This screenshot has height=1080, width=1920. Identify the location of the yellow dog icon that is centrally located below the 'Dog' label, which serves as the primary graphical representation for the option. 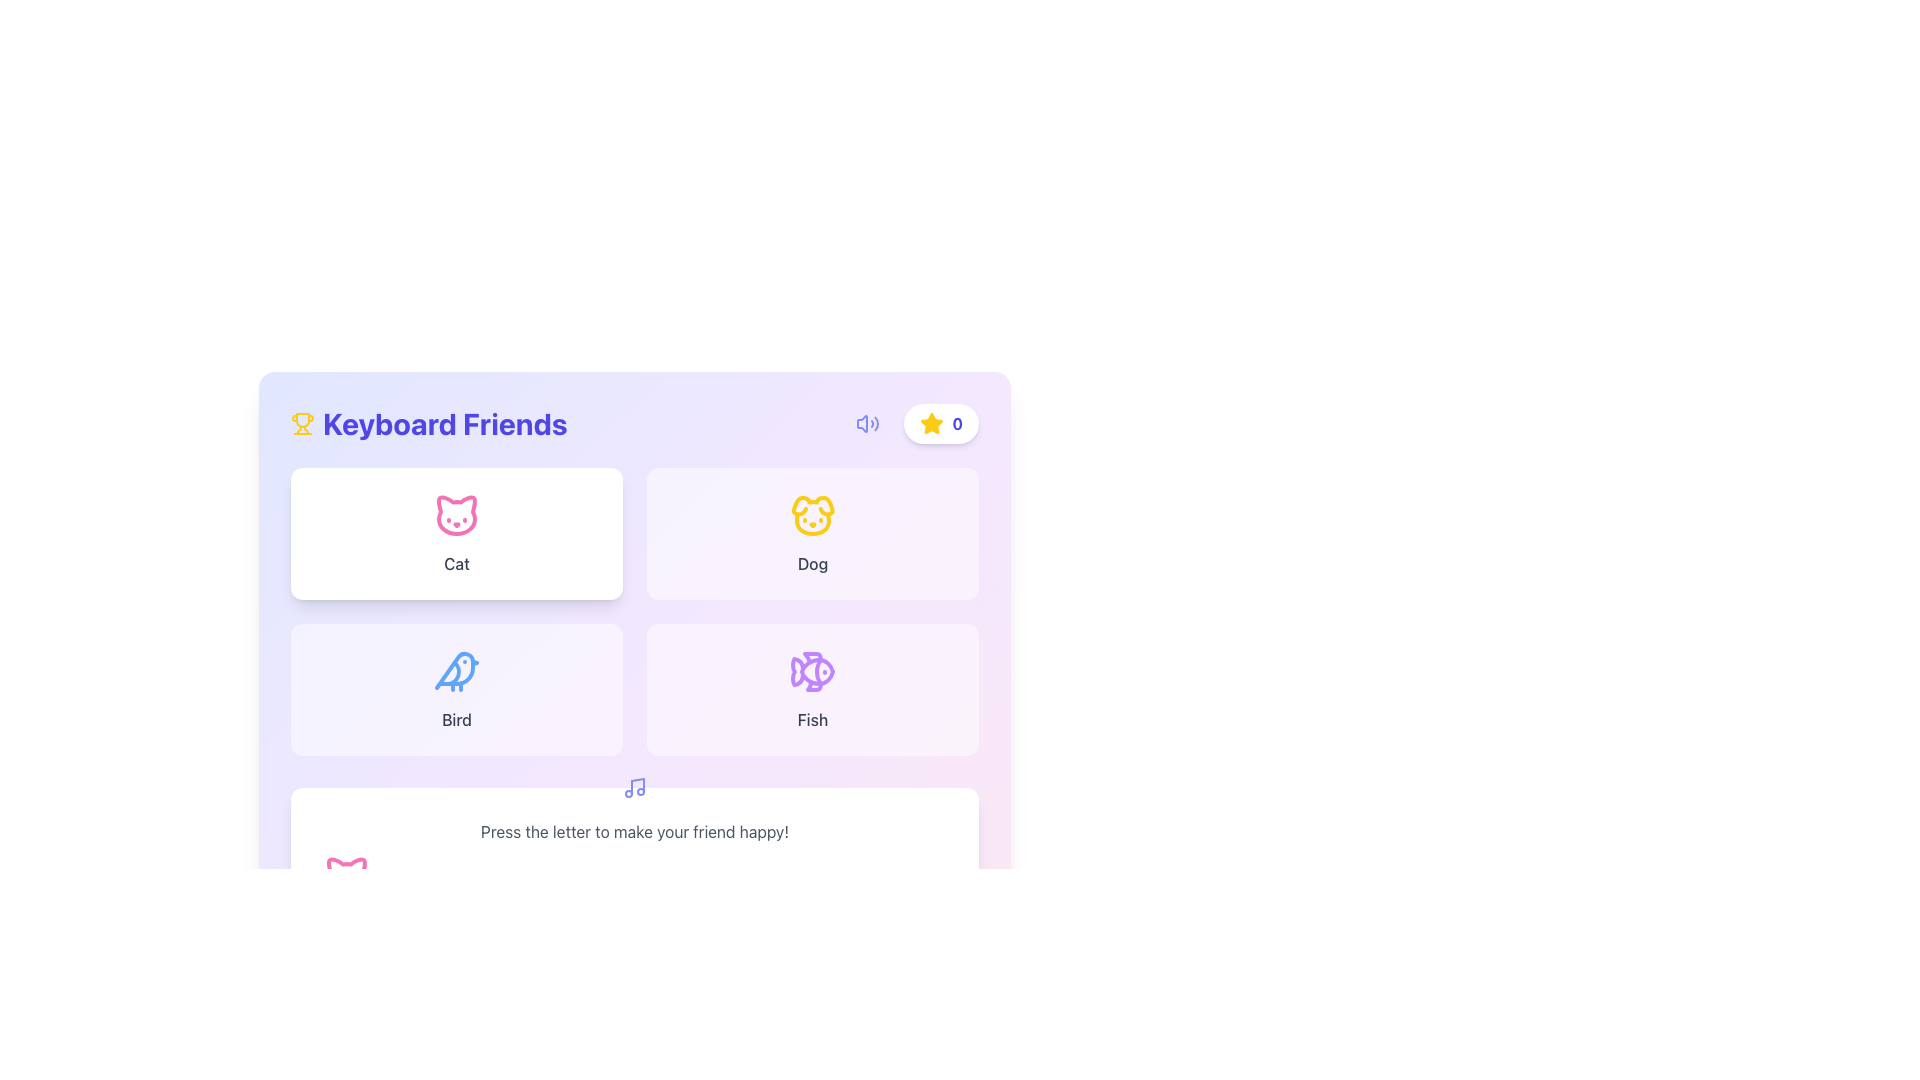
(812, 515).